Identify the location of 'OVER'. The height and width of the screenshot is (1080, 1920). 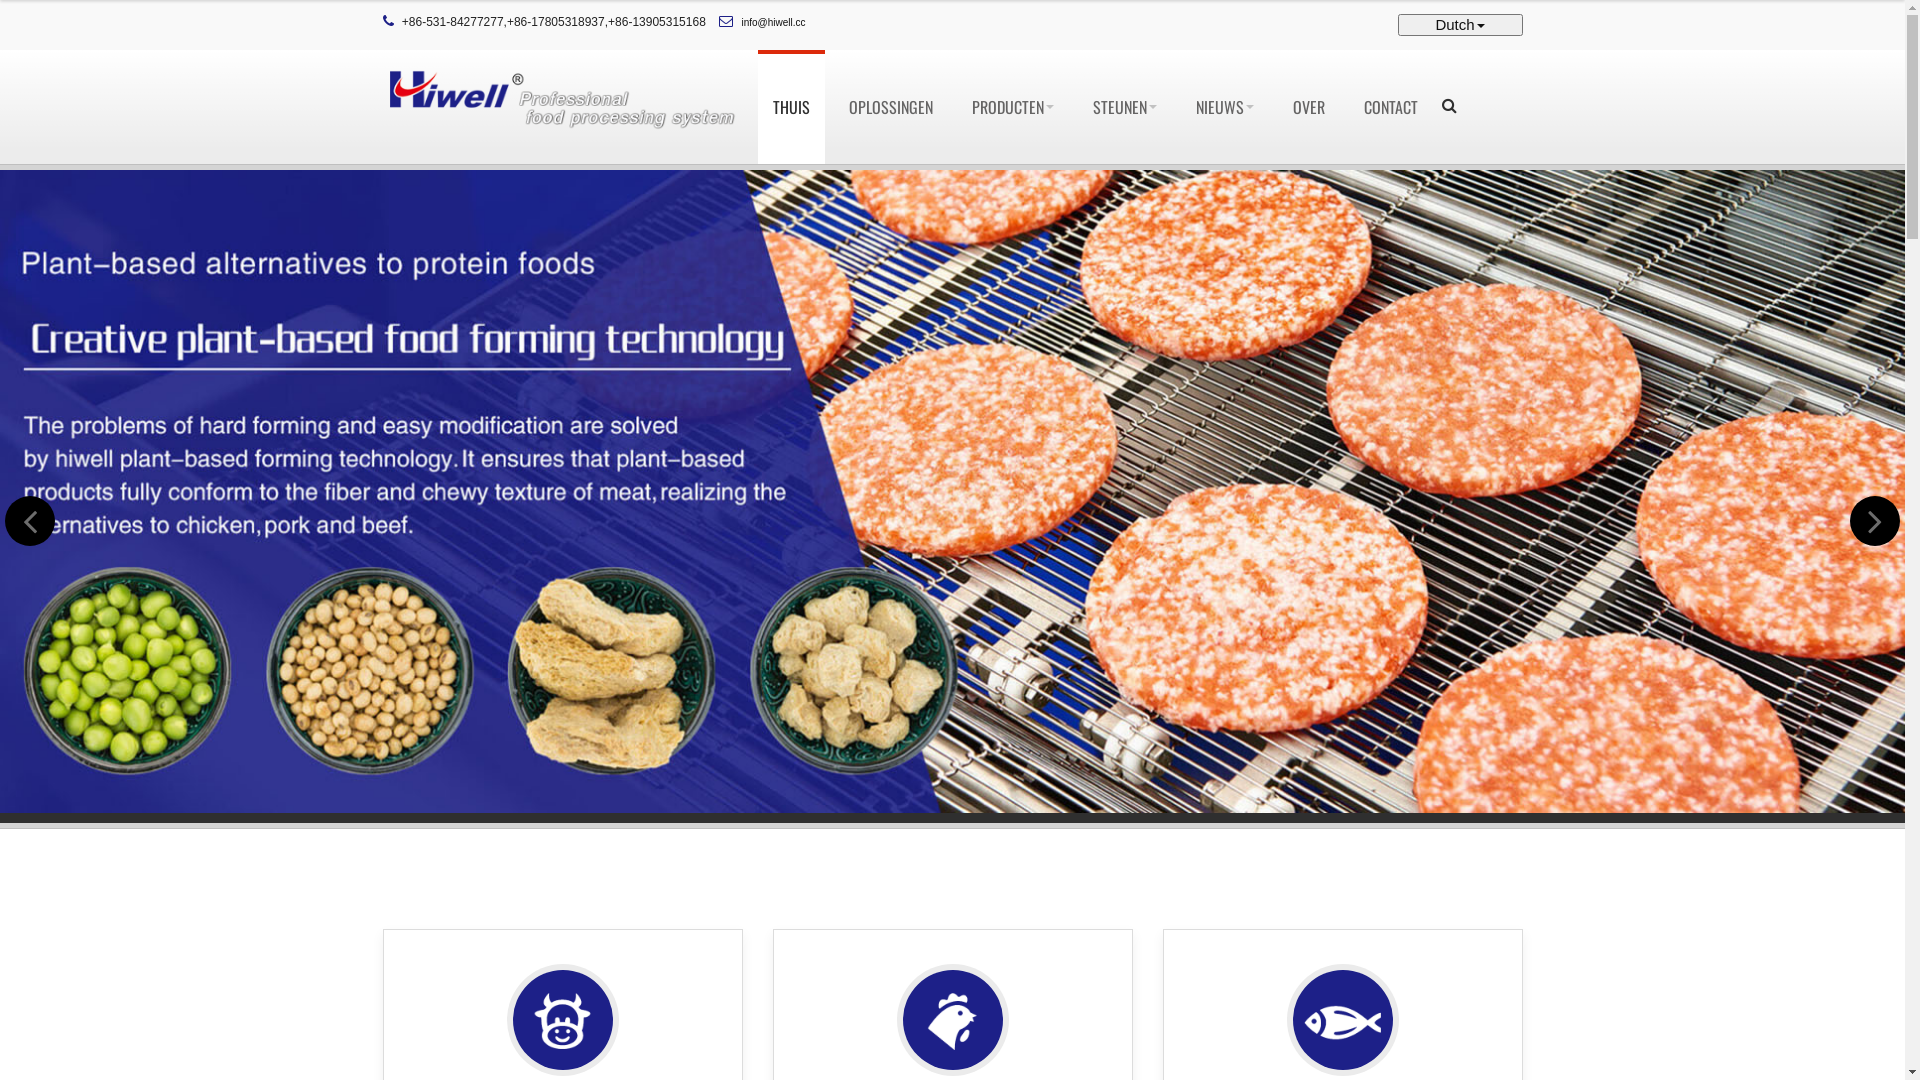
(1276, 107).